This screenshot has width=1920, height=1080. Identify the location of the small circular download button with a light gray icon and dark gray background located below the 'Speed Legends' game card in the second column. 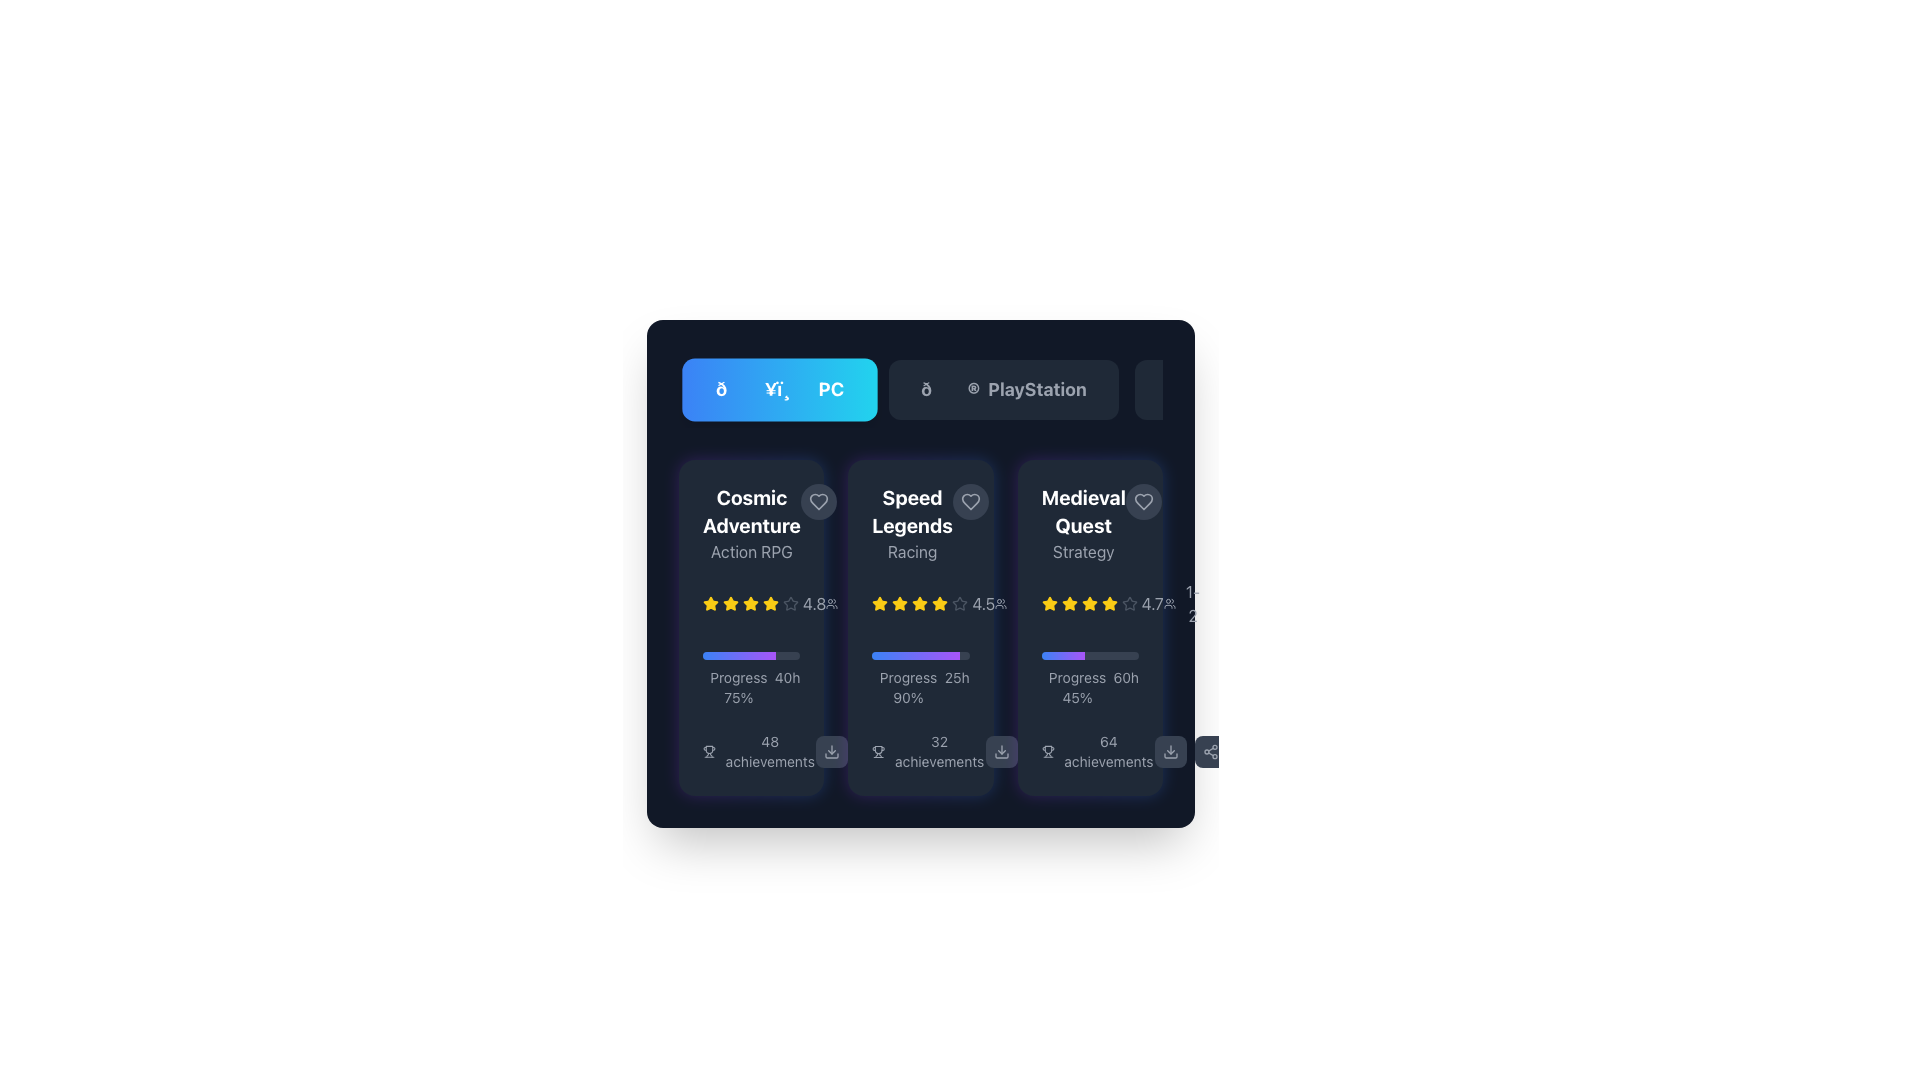
(832, 752).